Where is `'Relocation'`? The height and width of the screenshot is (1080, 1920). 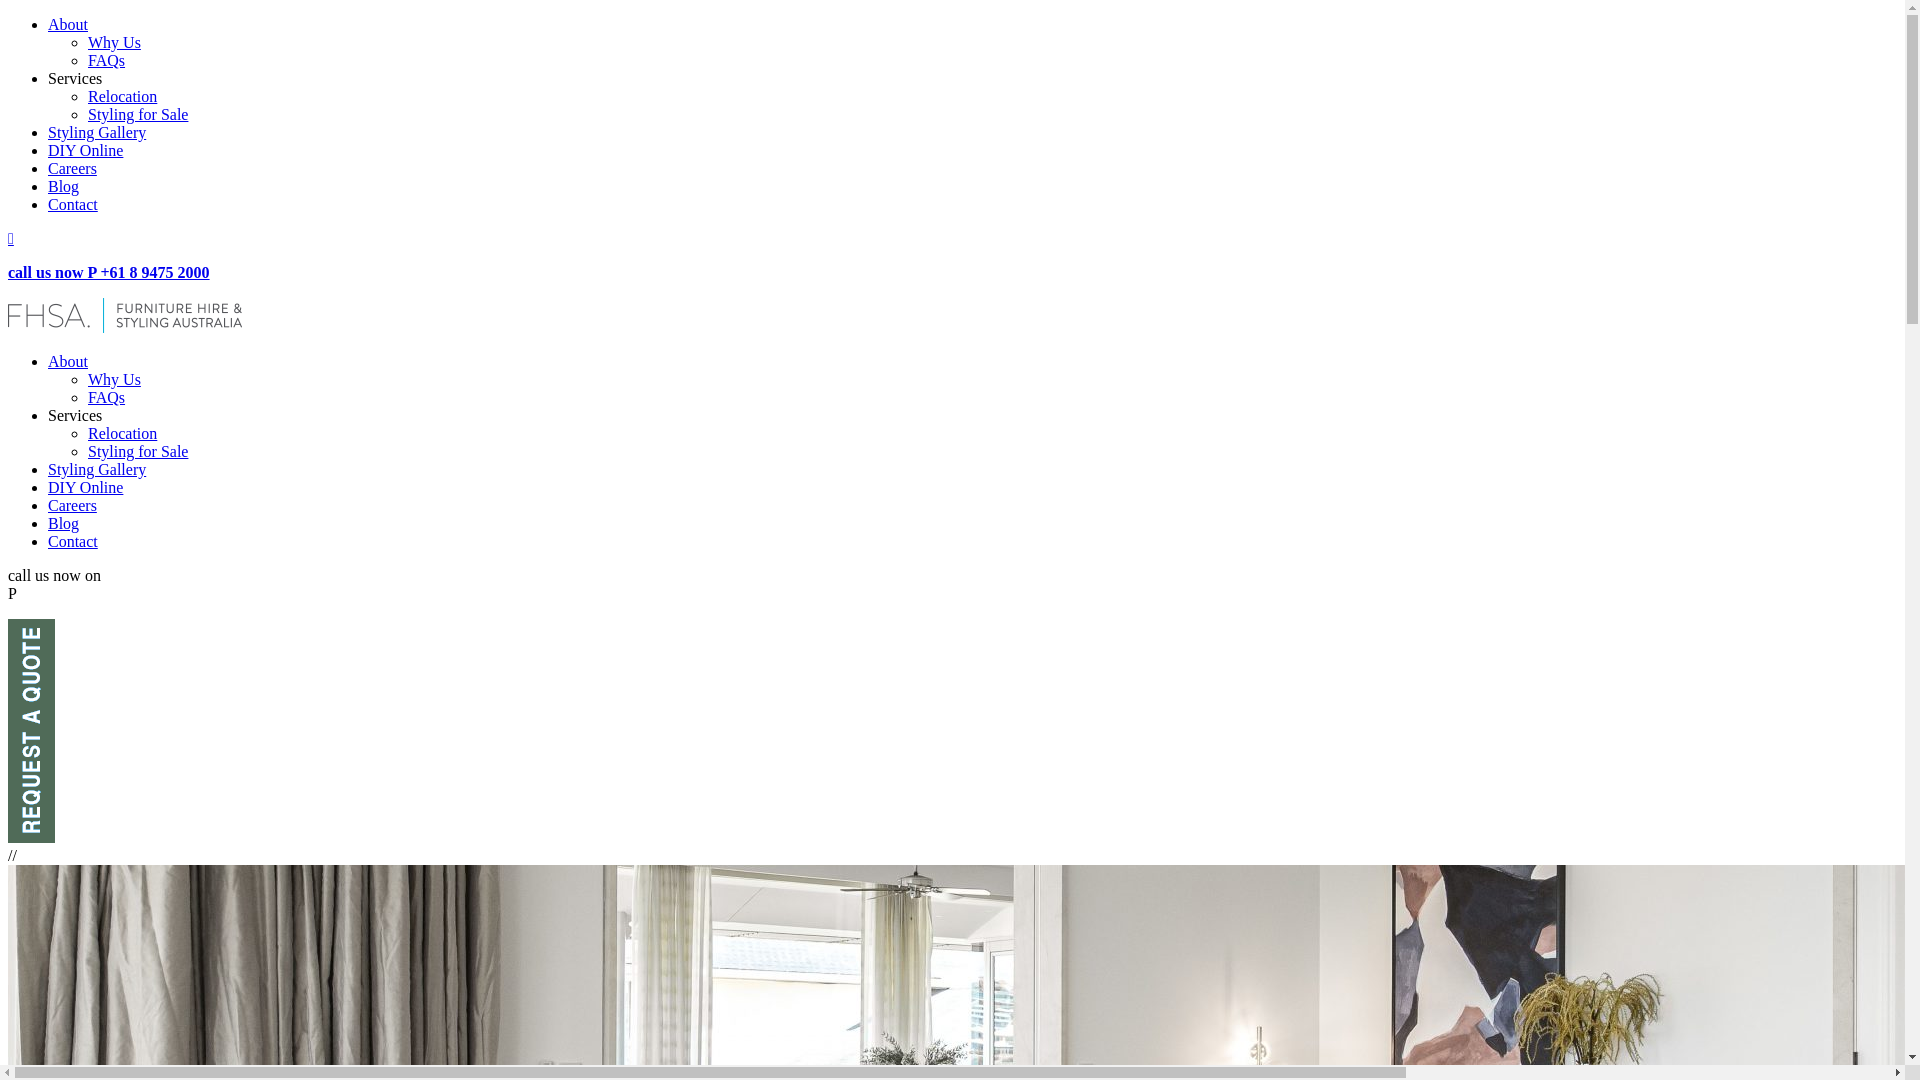
'Relocation' is located at coordinates (121, 432).